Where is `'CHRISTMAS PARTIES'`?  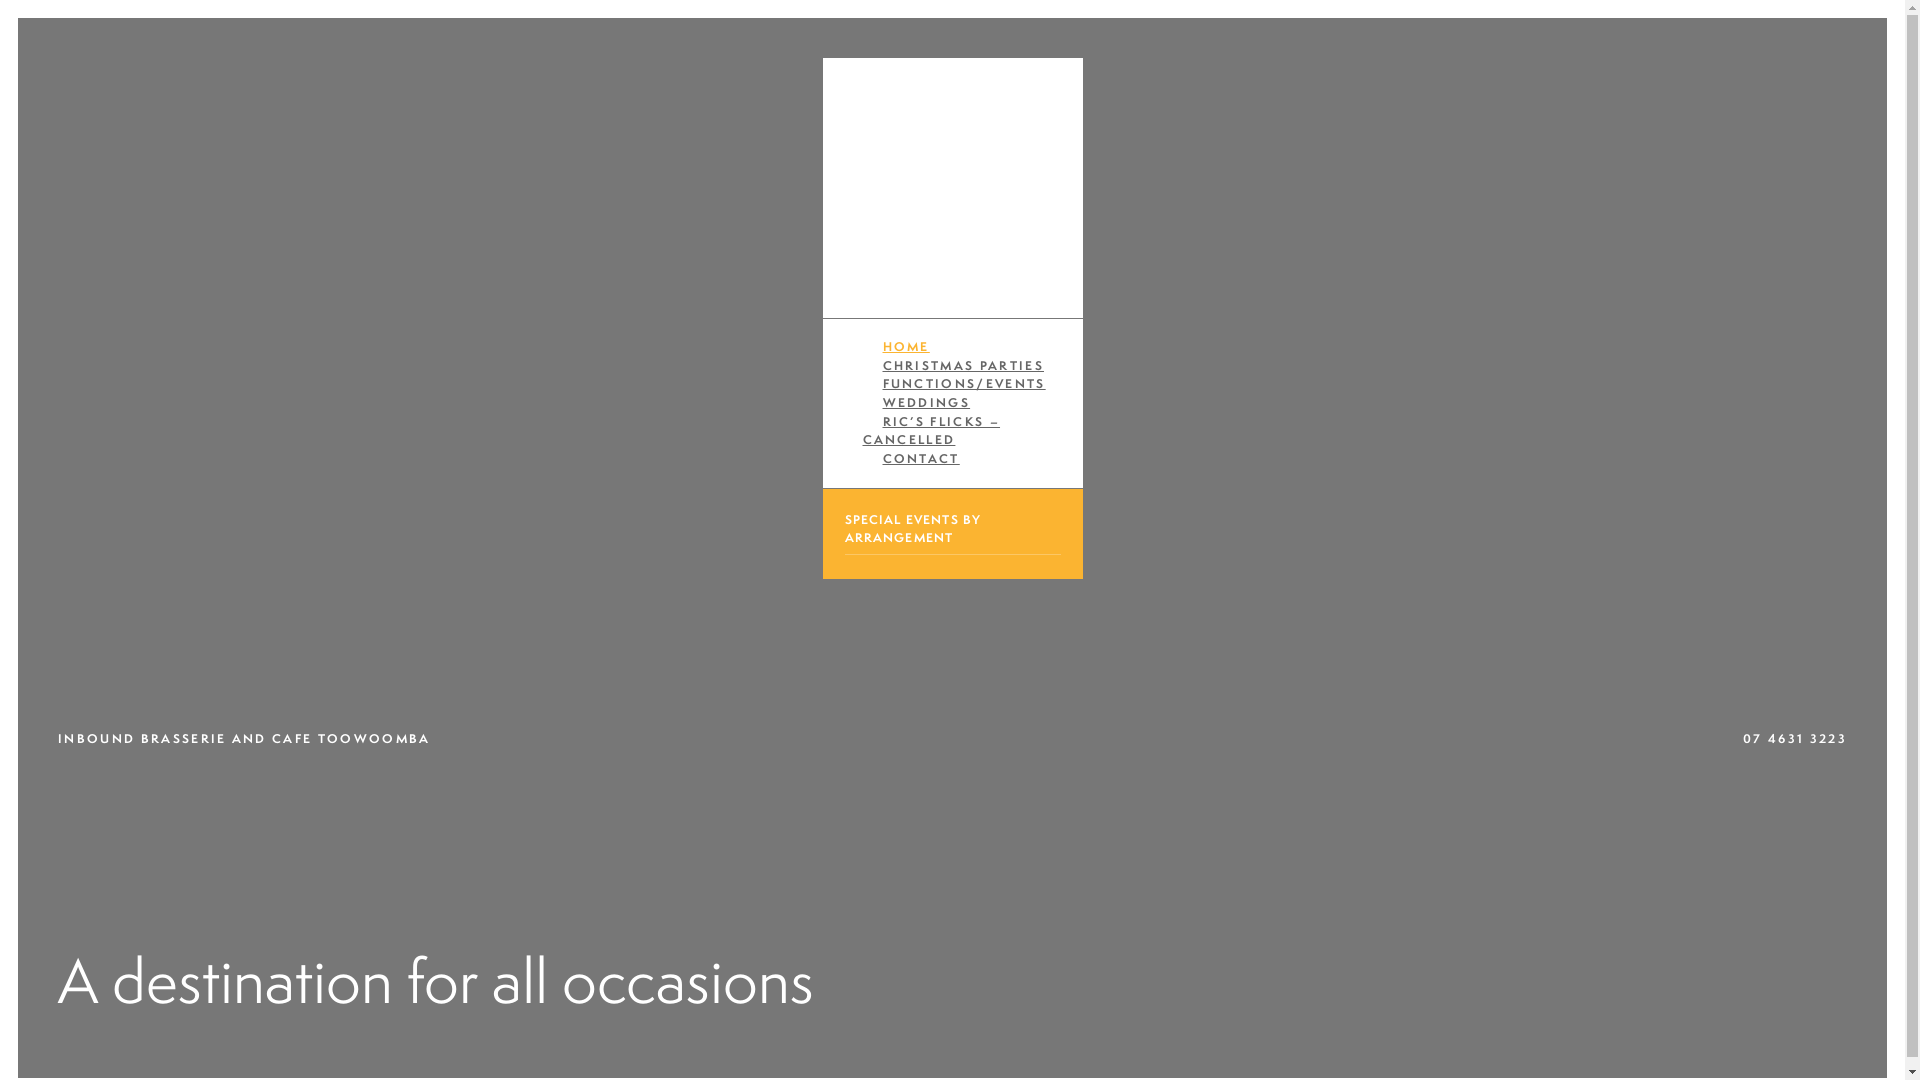 'CHRISTMAS PARTIES' is located at coordinates (963, 365).